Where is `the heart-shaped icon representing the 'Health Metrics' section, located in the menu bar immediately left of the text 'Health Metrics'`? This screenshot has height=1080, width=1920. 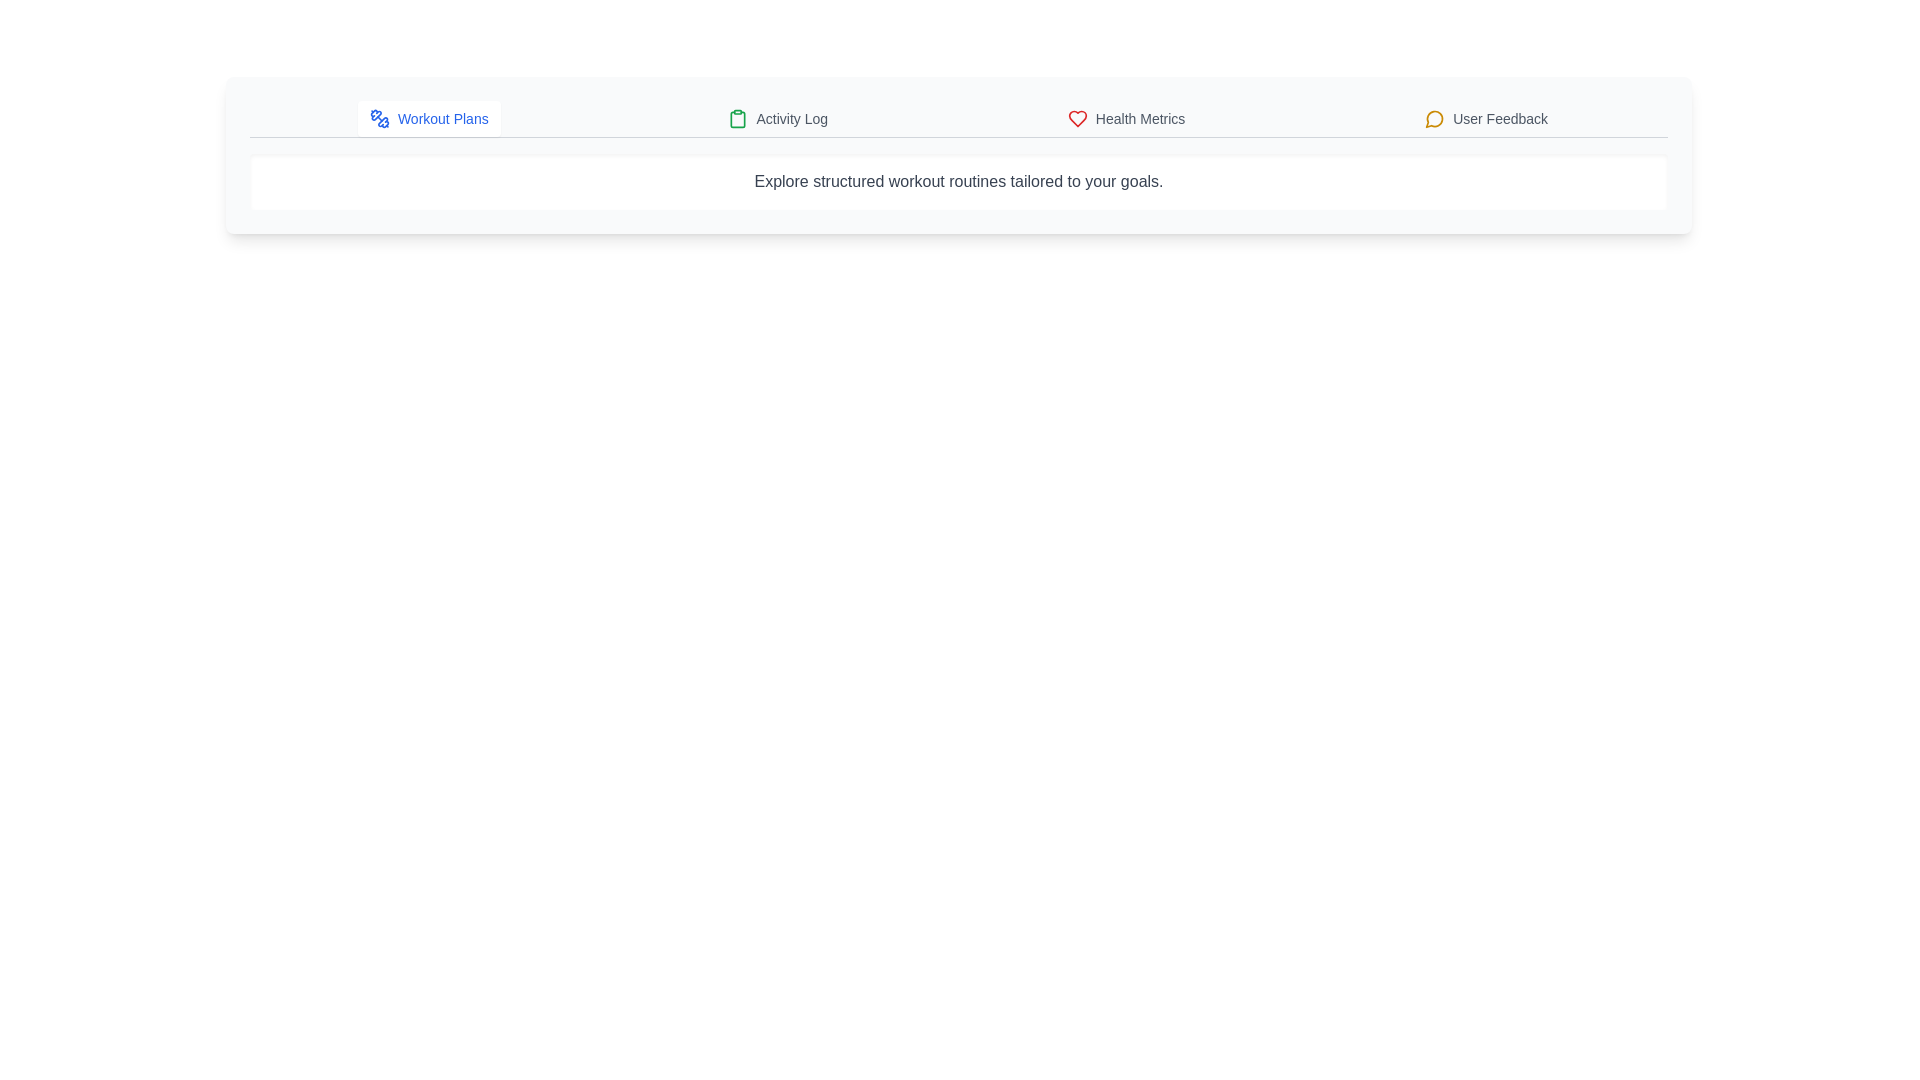
the heart-shaped icon representing the 'Health Metrics' section, located in the menu bar immediately left of the text 'Health Metrics' is located at coordinates (1076, 119).